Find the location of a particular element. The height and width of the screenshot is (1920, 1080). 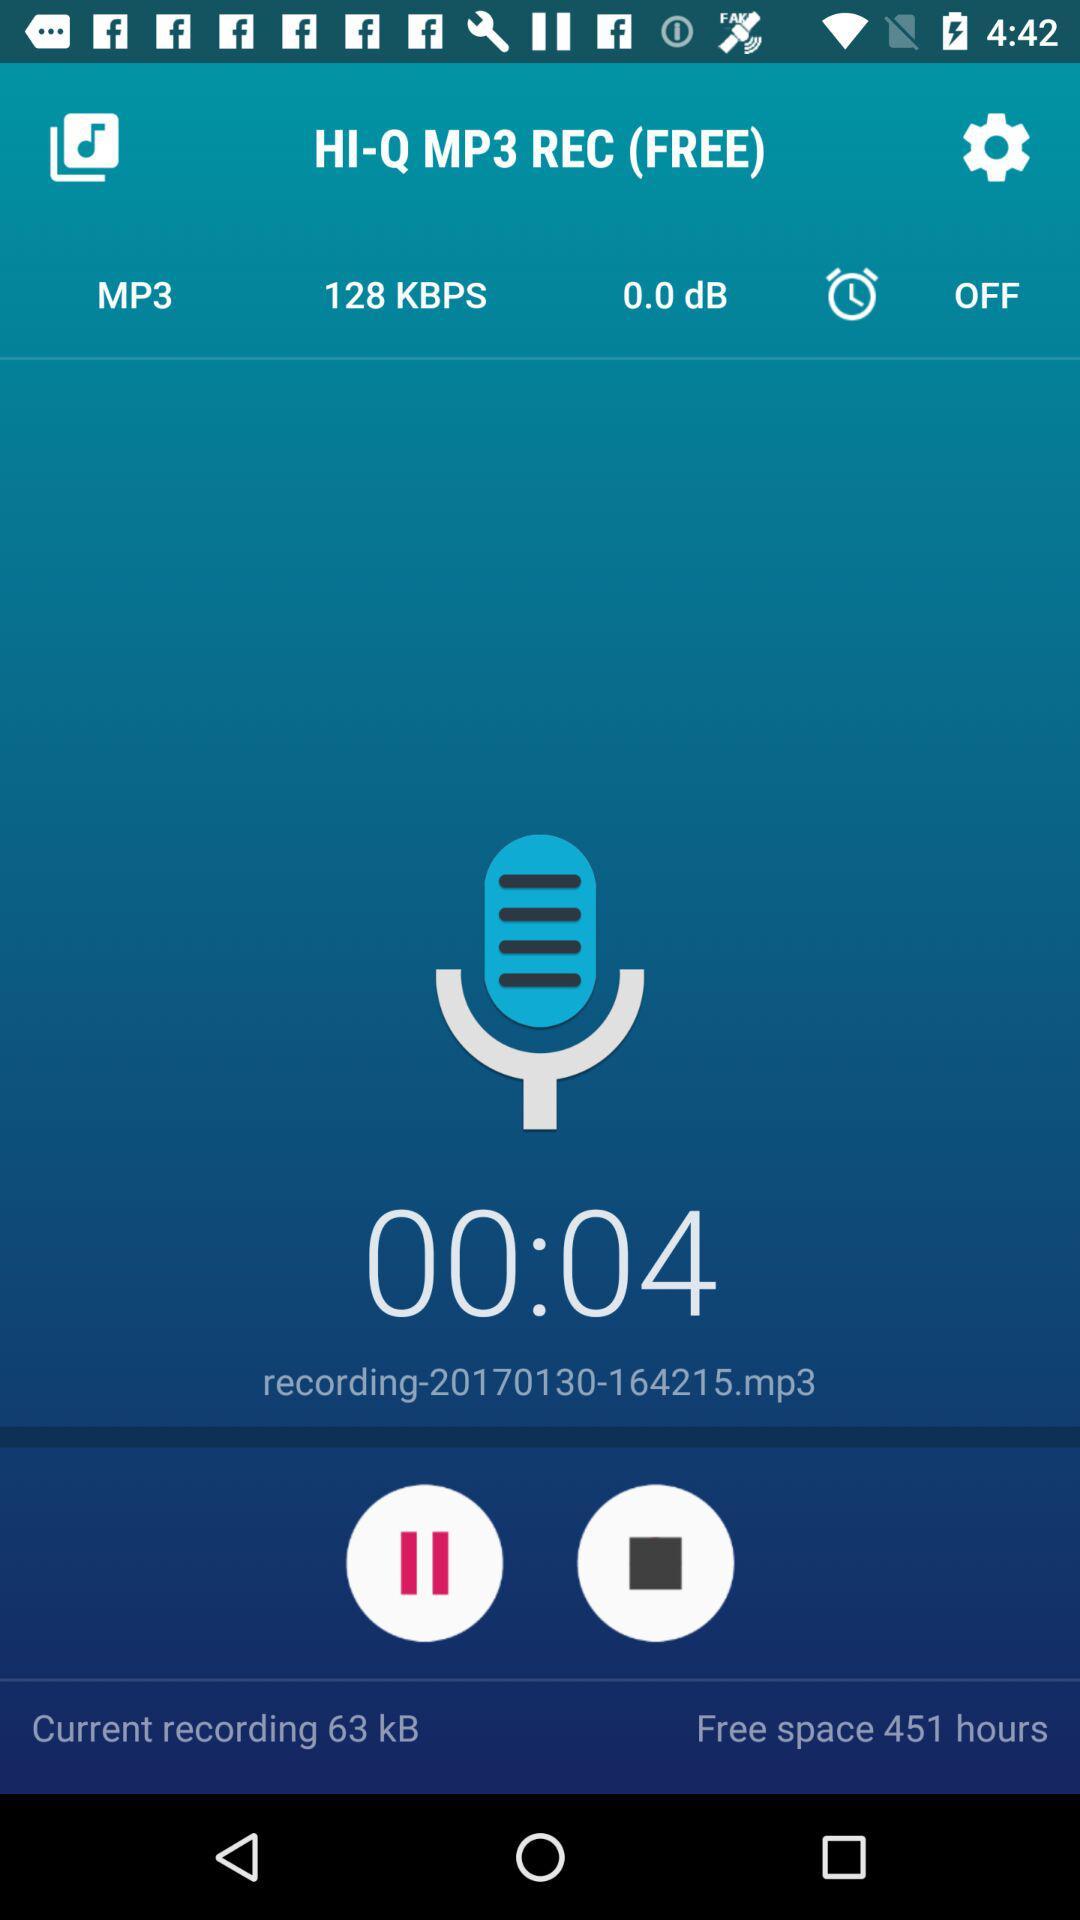

the item to the right of the 0.0 db is located at coordinates (945, 292).